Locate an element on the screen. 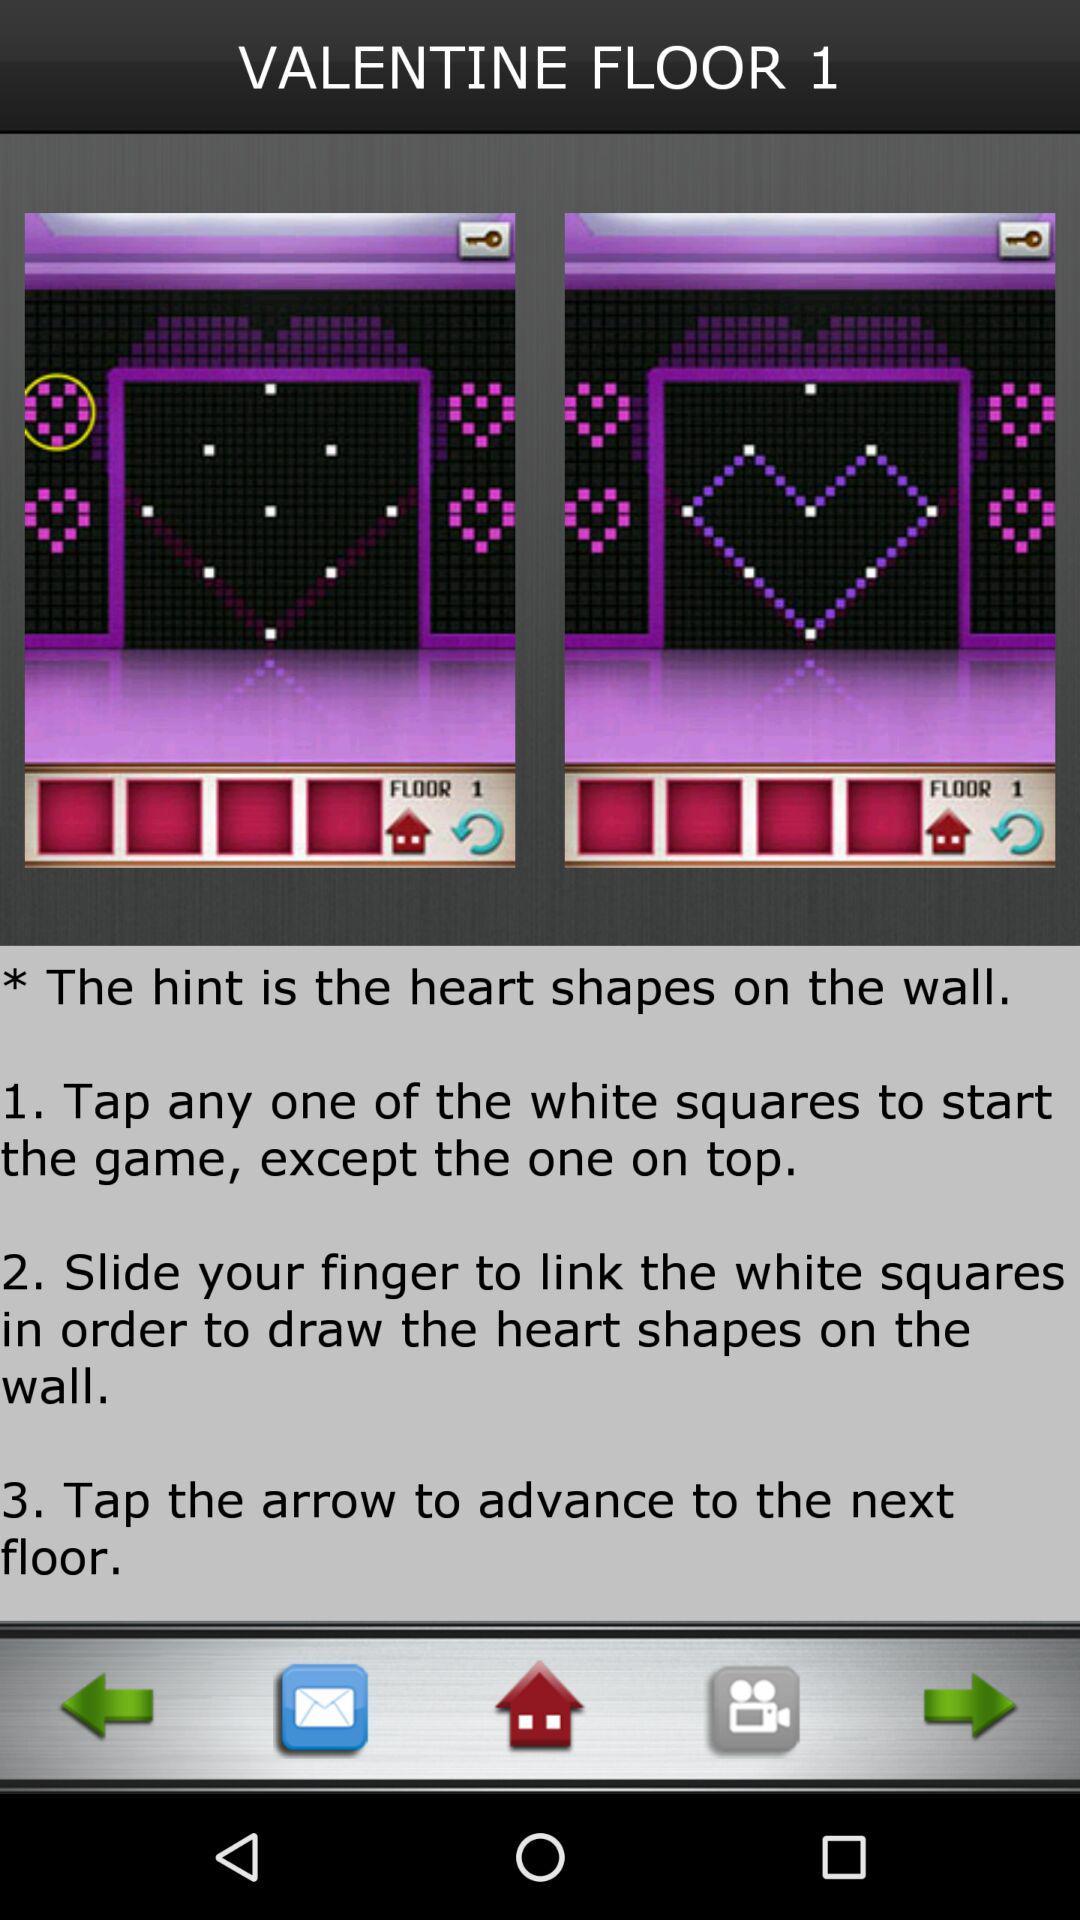 The width and height of the screenshot is (1080, 1920). the arrow_backward icon is located at coordinates (108, 1827).